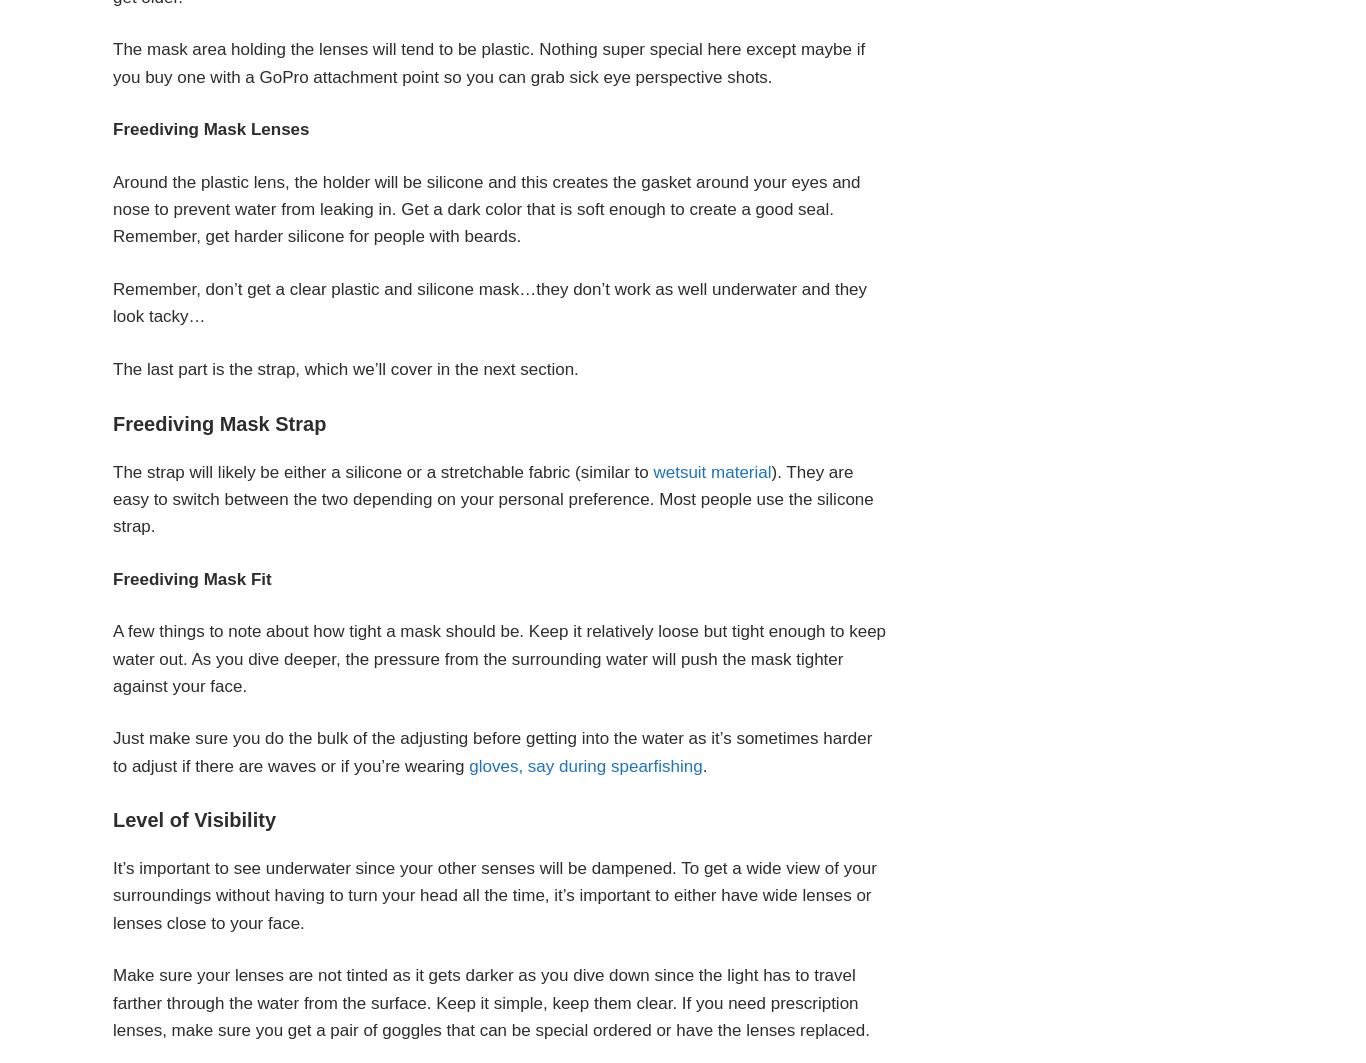  What do you see at coordinates (489, 63) in the screenshot?
I see `'The mask area holding the lenses will tend to be plastic. Nothing super special here except maybe if you buy one with a GoPro attachment point so you can grab sick eye perspective shots.'` at bounding box center [489, 63].